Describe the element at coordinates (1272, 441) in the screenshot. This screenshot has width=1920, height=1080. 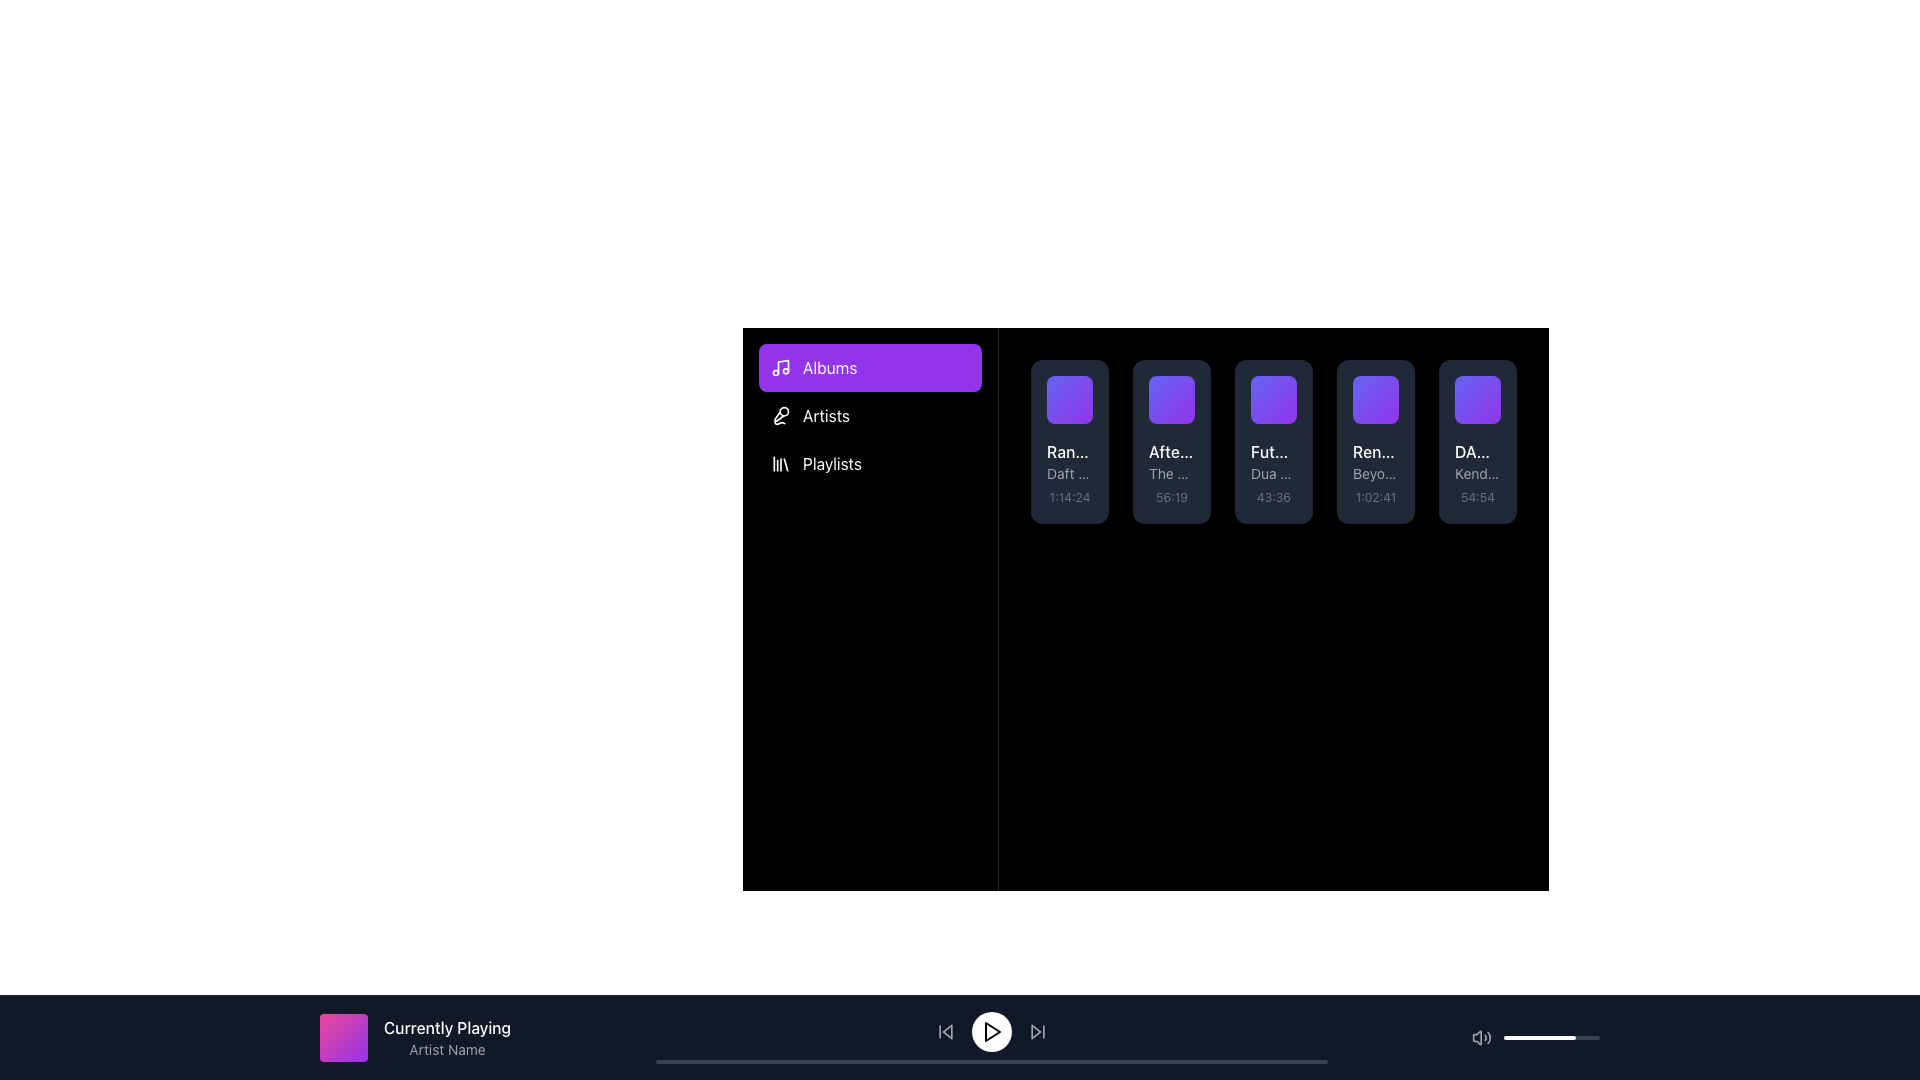
I see `the third media card from the left in a row of five cards to trigger the hover effect` at that location.